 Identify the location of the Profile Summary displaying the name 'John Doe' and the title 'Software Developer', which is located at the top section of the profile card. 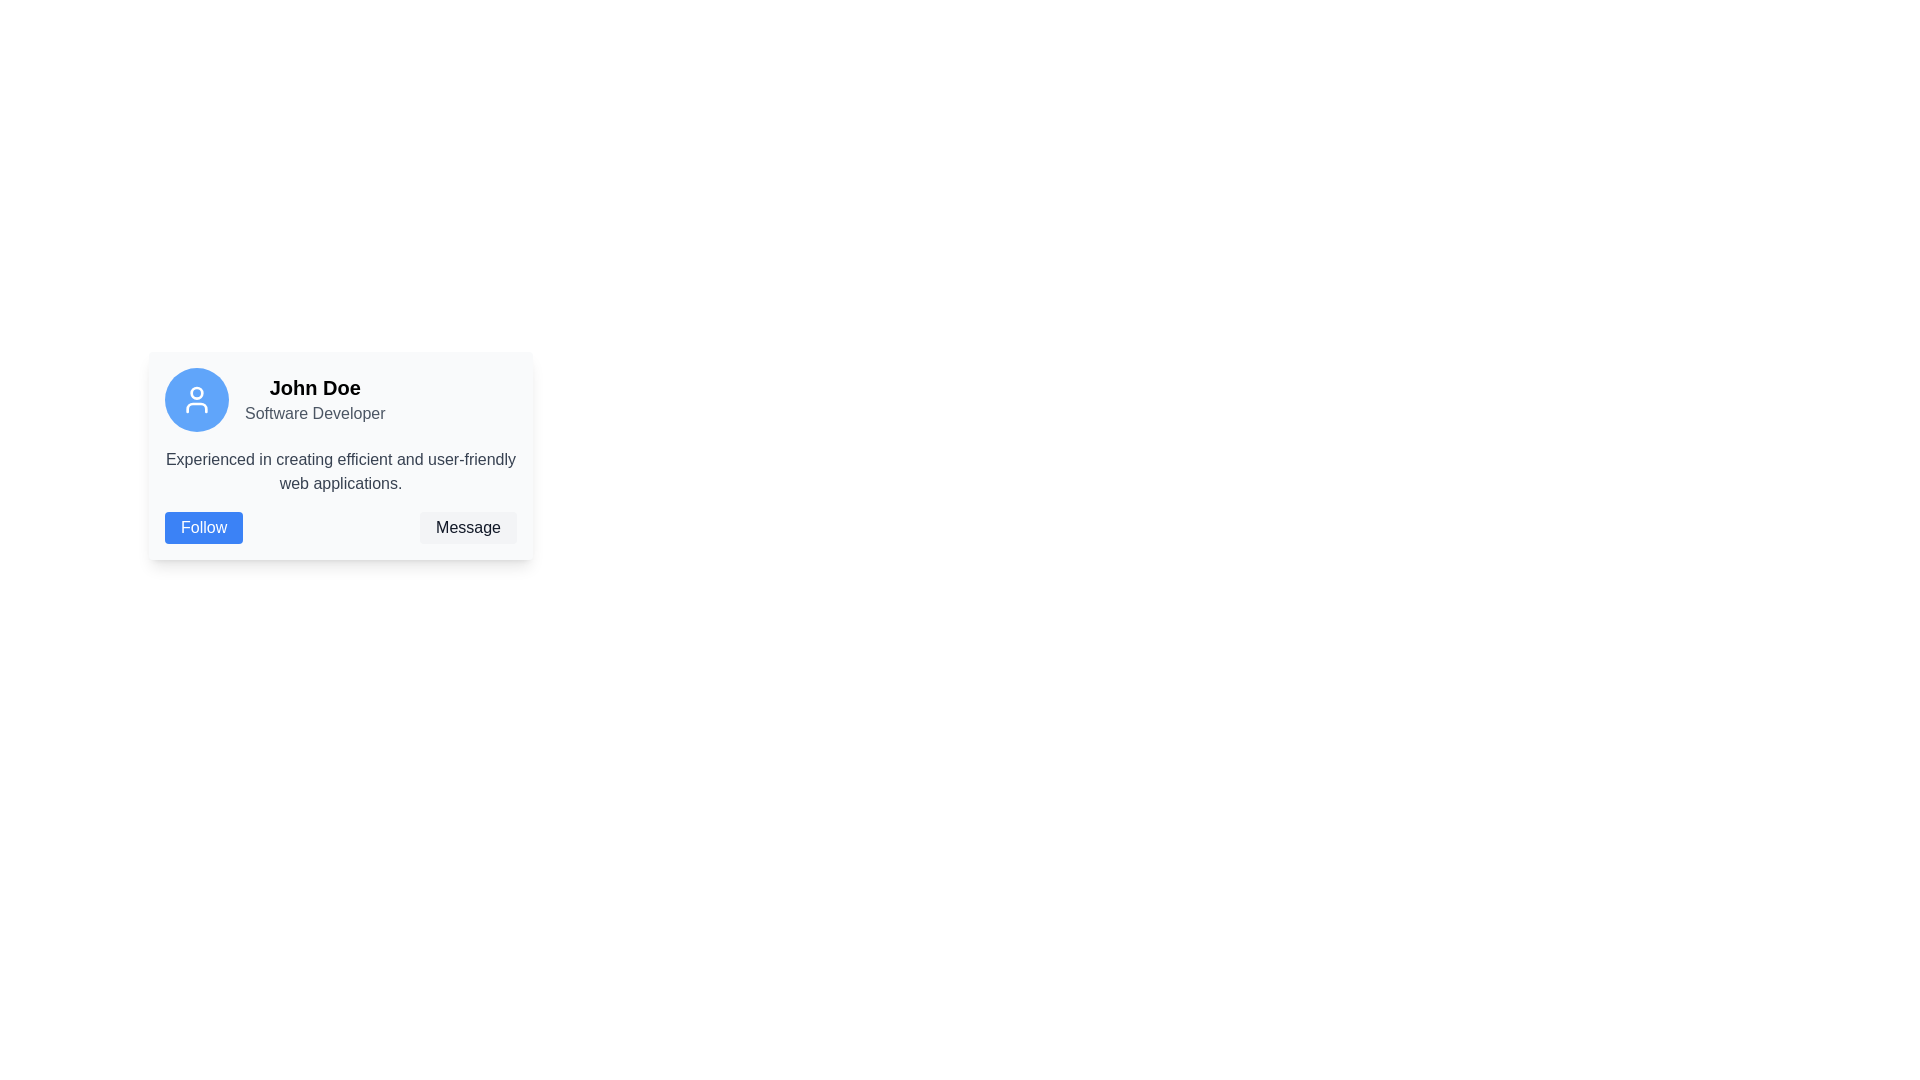
(340, 400).